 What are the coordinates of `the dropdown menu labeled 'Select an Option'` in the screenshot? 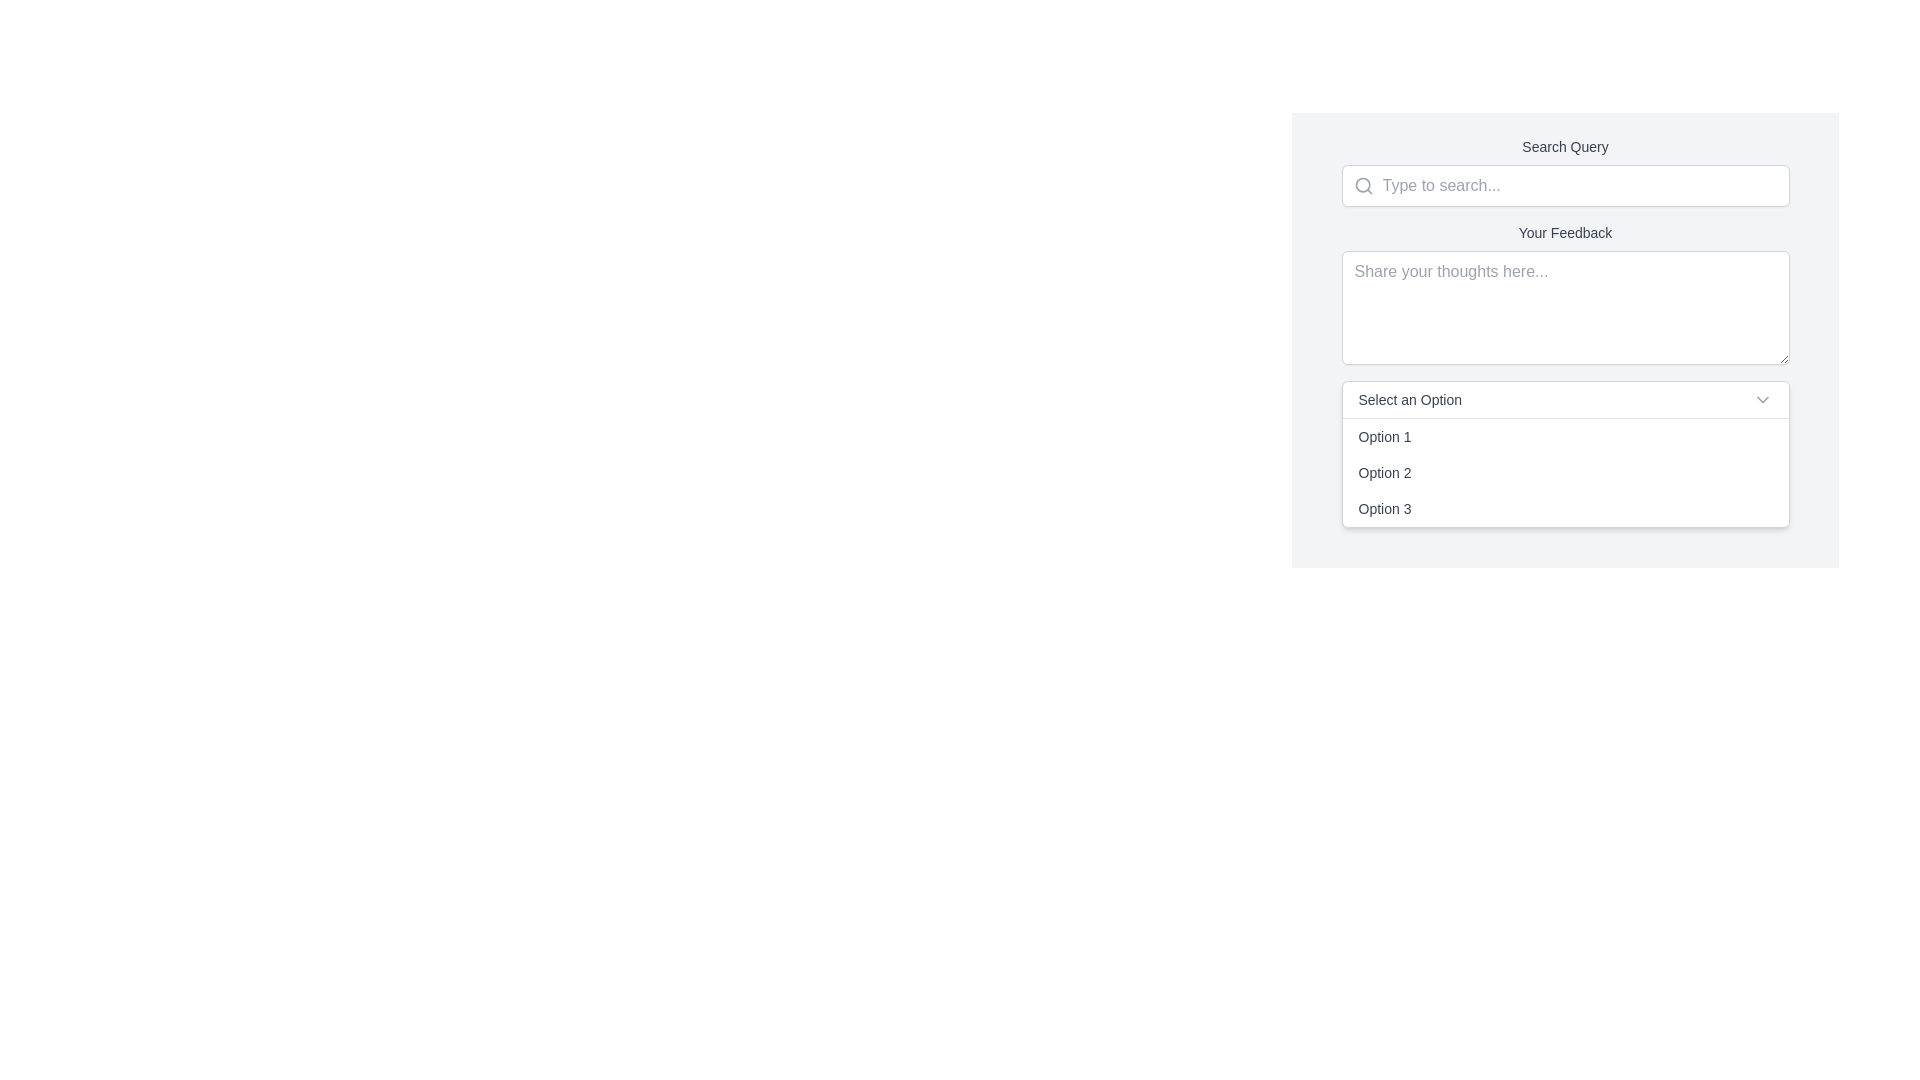 It's located at (1564, 454).